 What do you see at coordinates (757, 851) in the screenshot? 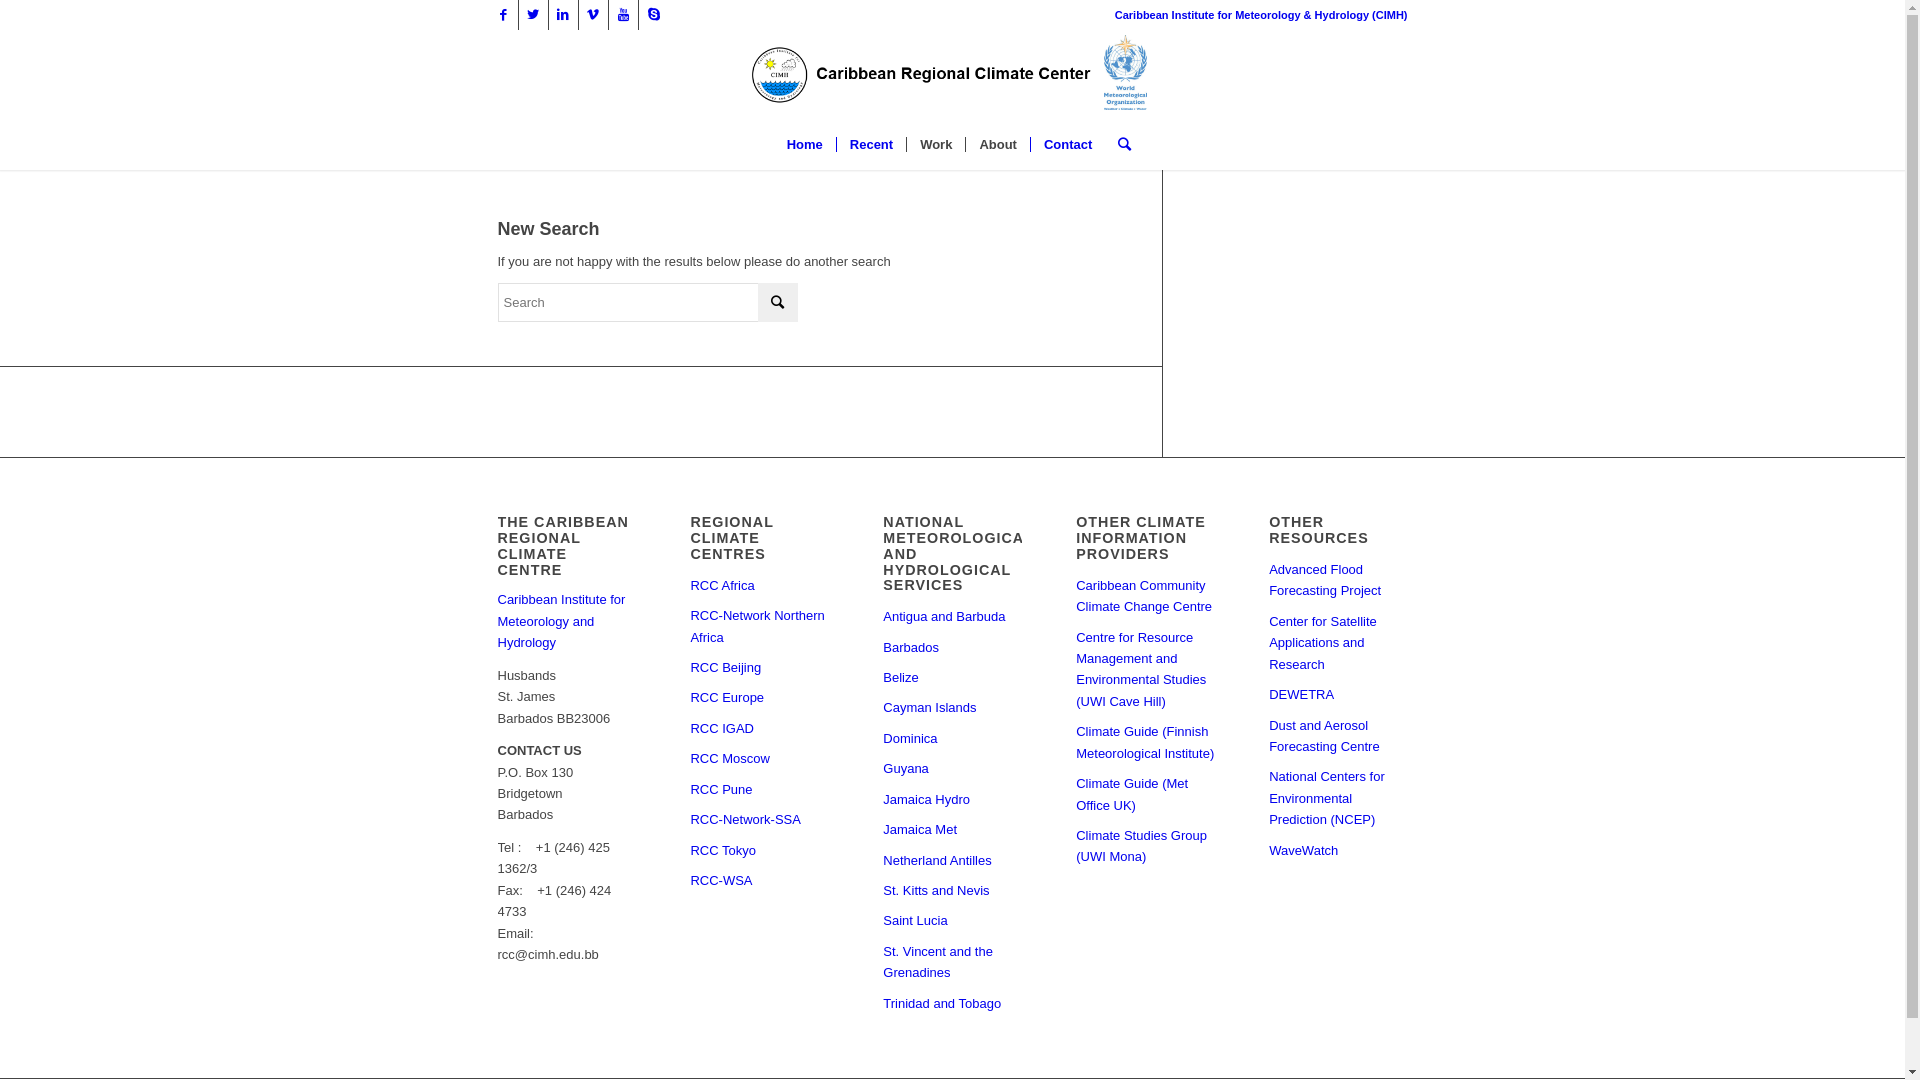
I see `'RCC Tokyo'` at bounding box center [757, 851].